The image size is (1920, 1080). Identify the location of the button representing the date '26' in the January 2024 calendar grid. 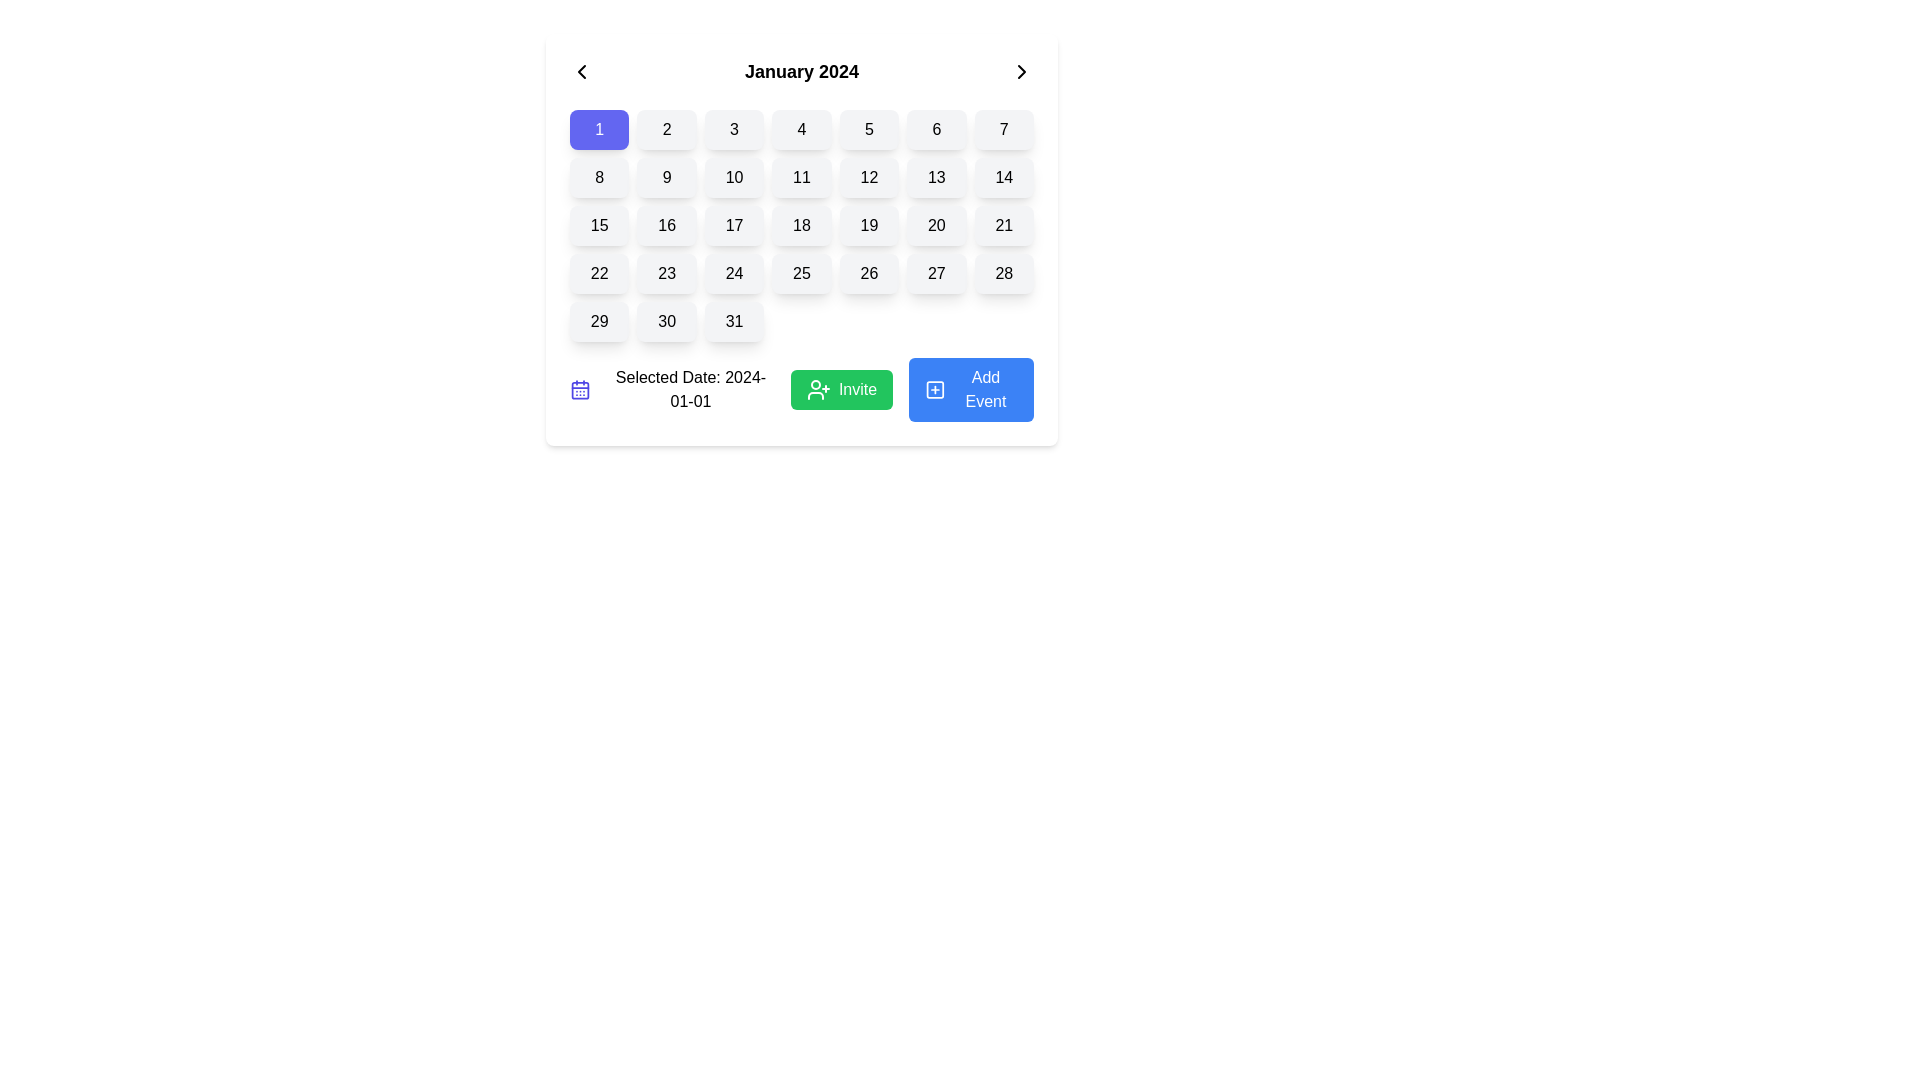
(869, 273).